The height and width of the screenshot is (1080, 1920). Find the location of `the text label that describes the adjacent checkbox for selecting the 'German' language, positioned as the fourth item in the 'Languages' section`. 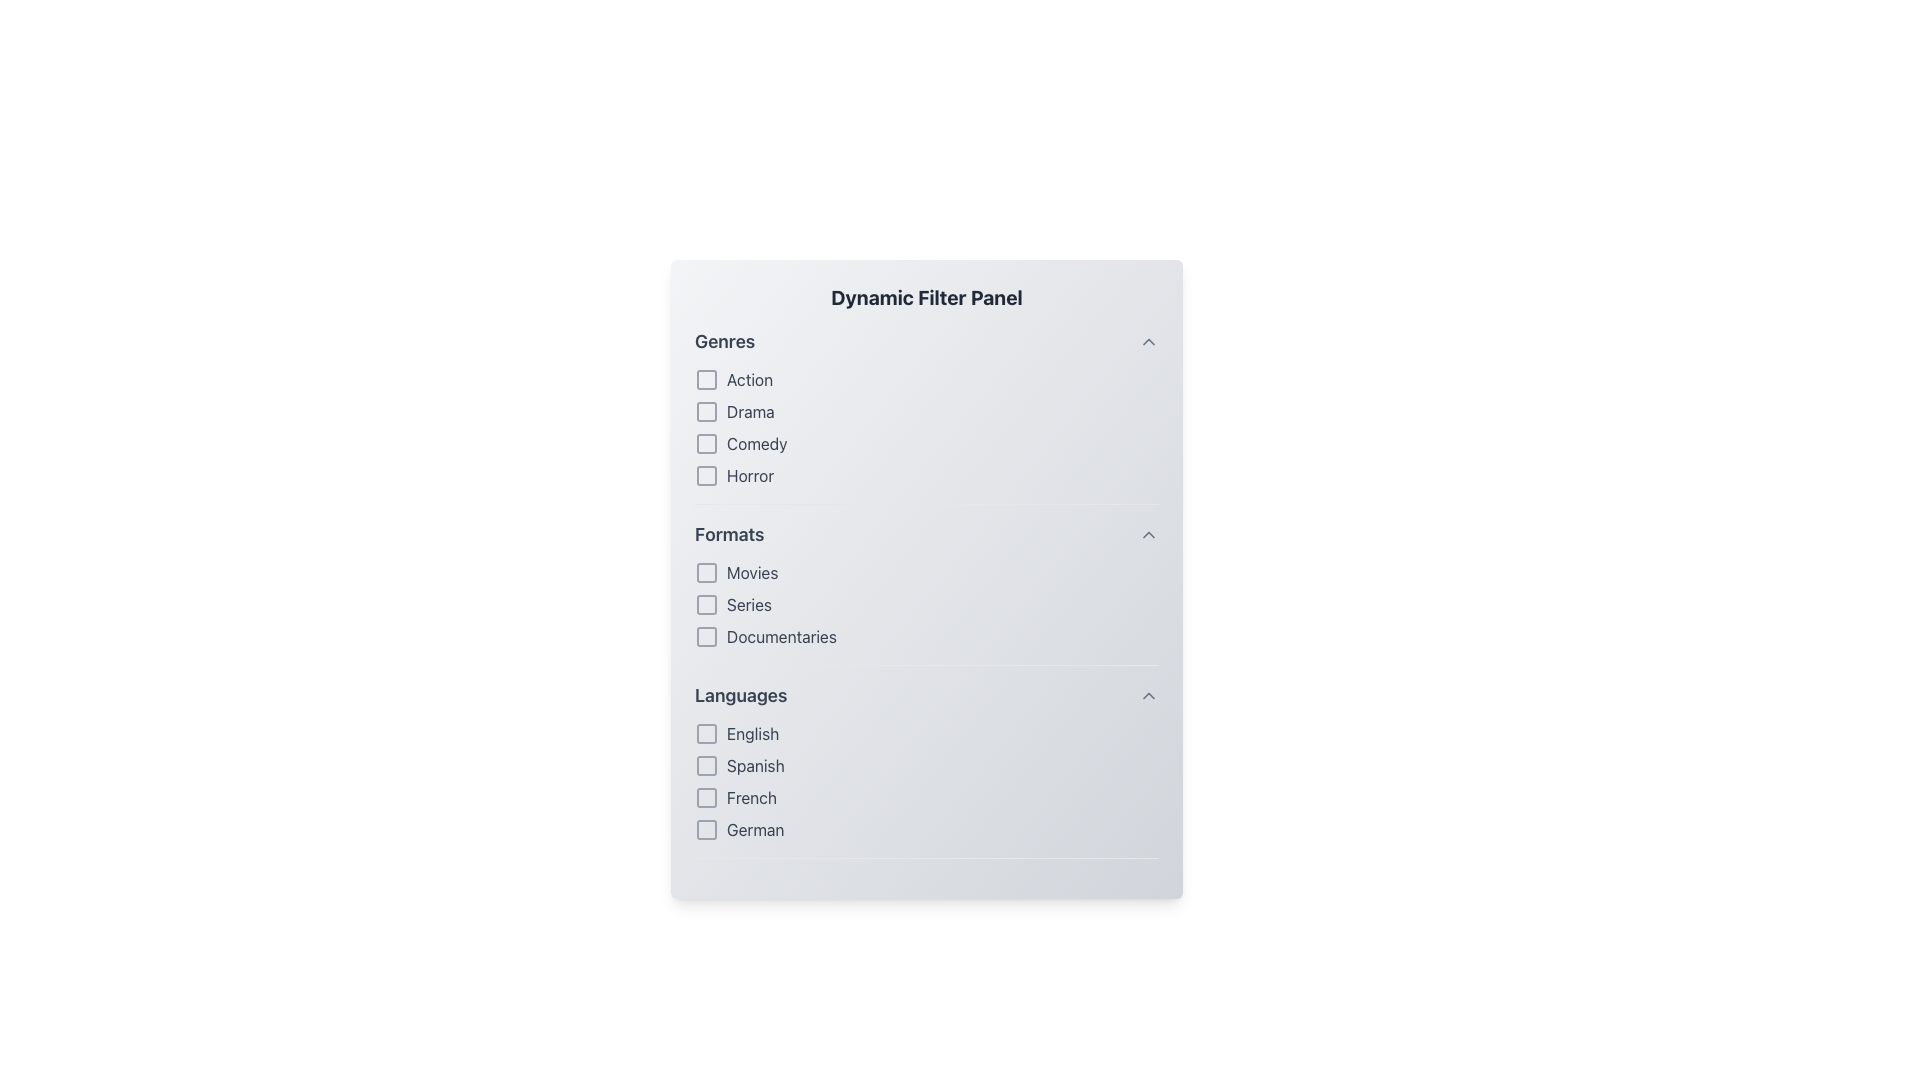

the text label that describes the adjacent checkbox for selecting the 'German' language, positioned as the fourth item in the 'Languages' section is located at coordinates (754, 829).